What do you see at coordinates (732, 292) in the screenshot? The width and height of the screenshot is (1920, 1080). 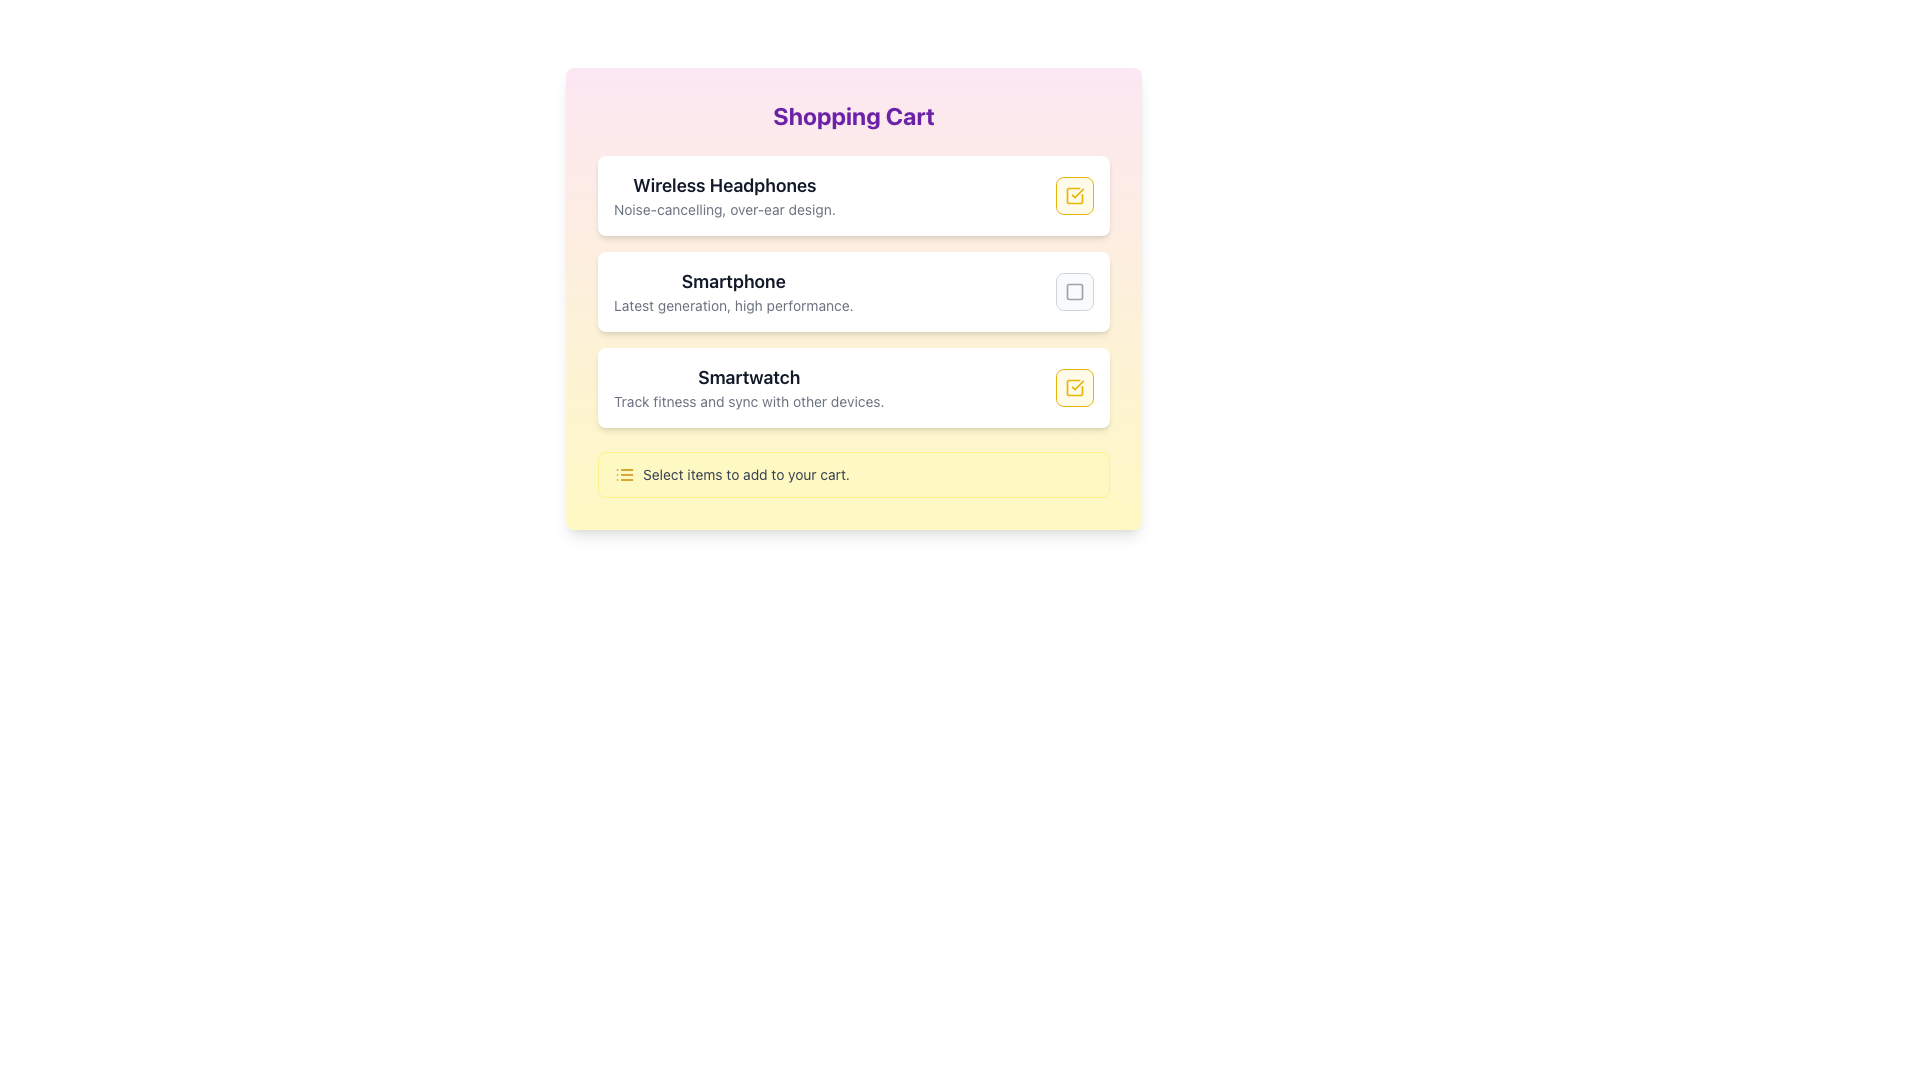 I see `the text block displaying 'Smartphone' and 'Latest generation, high performance.' which is located in the second card of the 'Shopping Cart' section` at bounding box center [732, 292].